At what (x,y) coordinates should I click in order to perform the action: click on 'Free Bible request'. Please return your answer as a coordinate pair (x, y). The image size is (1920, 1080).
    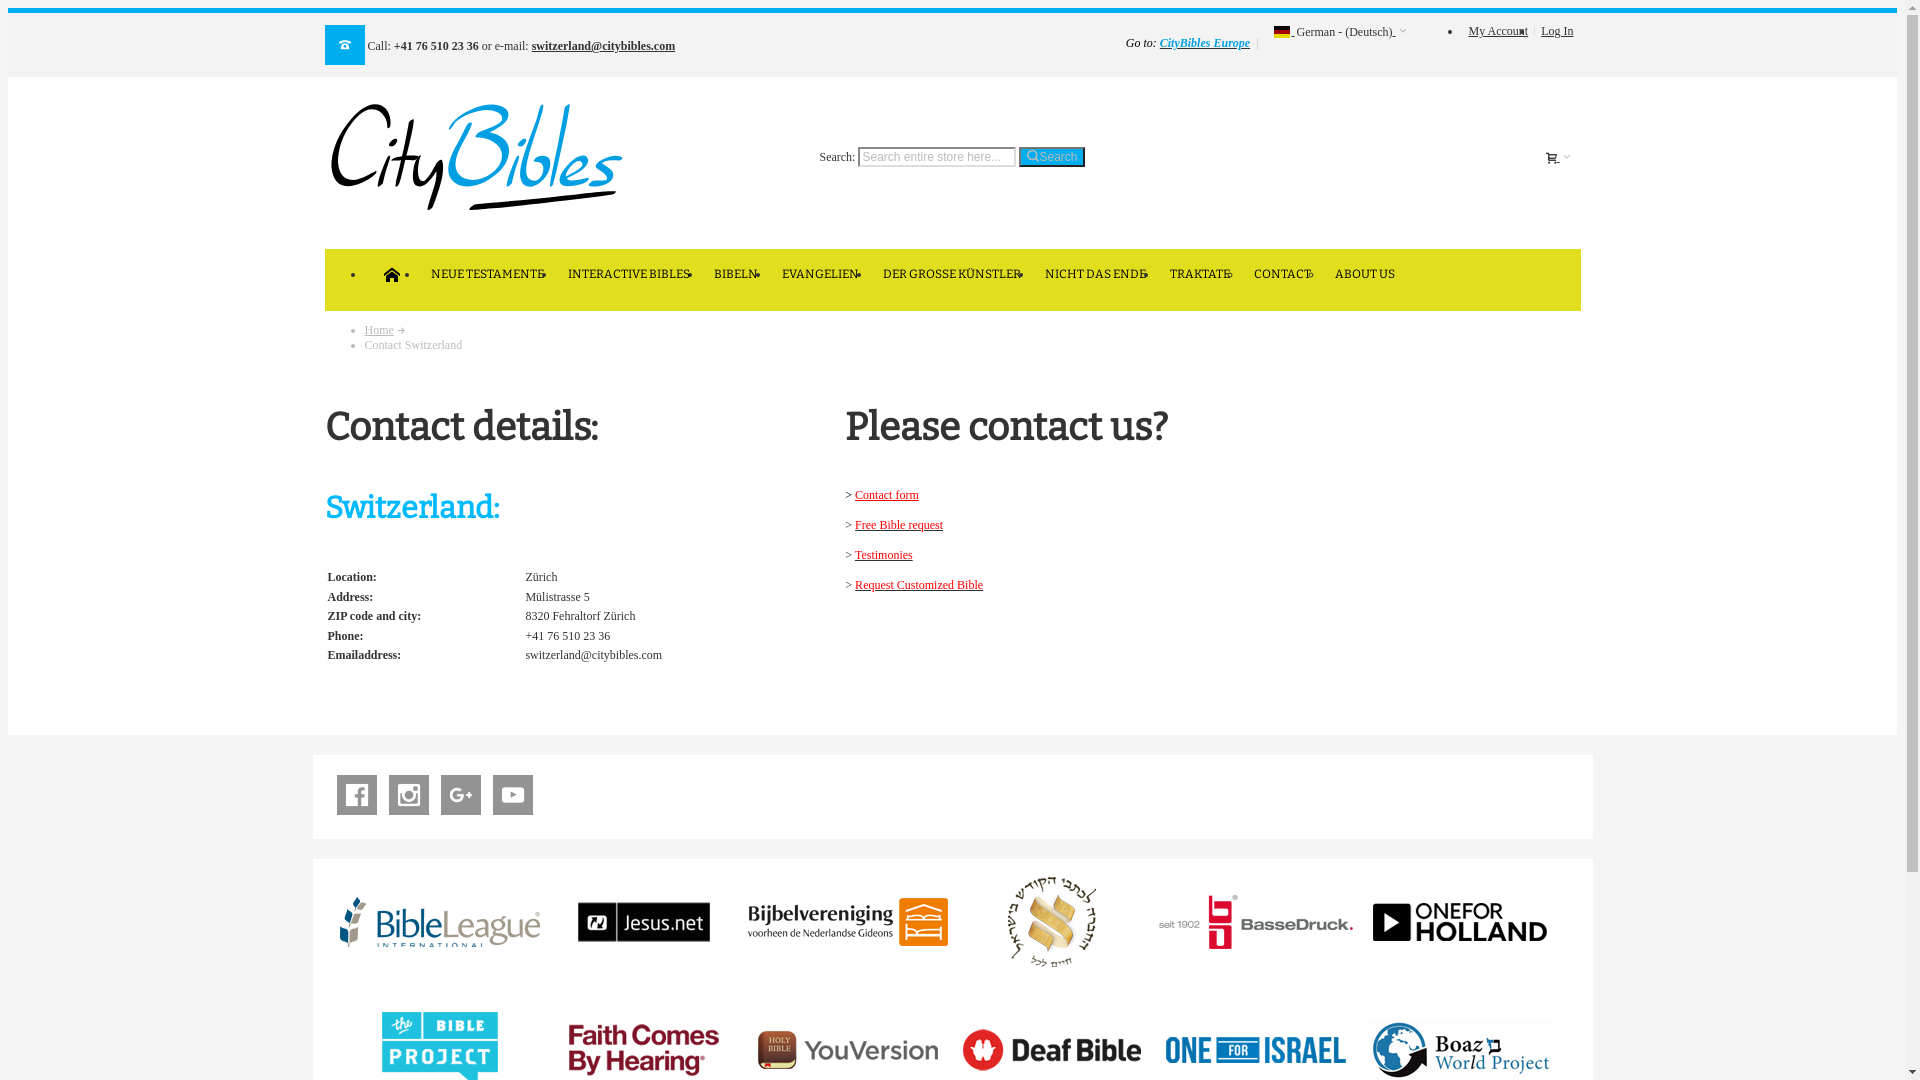
    Looking at the image, I should click on (902, 531).